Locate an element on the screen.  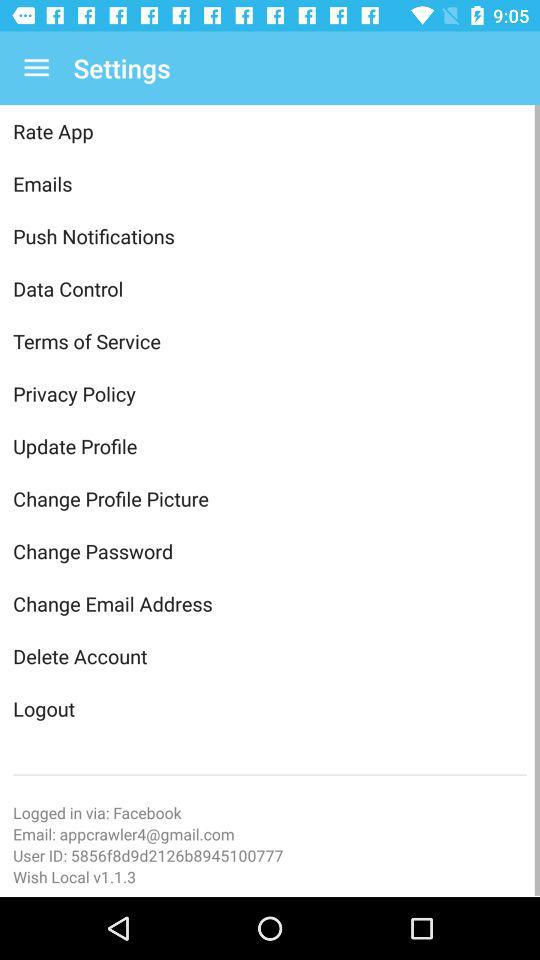
change password icon is located at coordinates (270, 551).